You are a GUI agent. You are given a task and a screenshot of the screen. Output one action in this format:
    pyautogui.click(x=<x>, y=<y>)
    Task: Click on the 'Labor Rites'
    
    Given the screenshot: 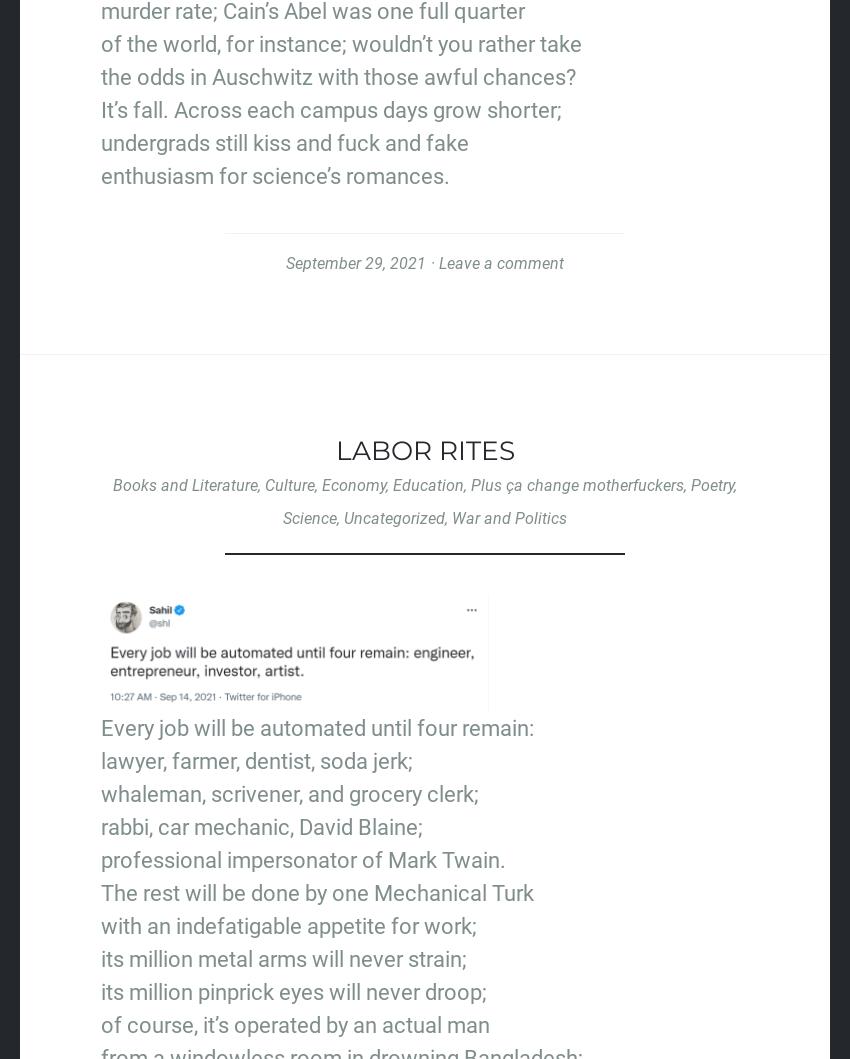 What is the action you would take?
    pyautogui.click(x=424, y=450)
    